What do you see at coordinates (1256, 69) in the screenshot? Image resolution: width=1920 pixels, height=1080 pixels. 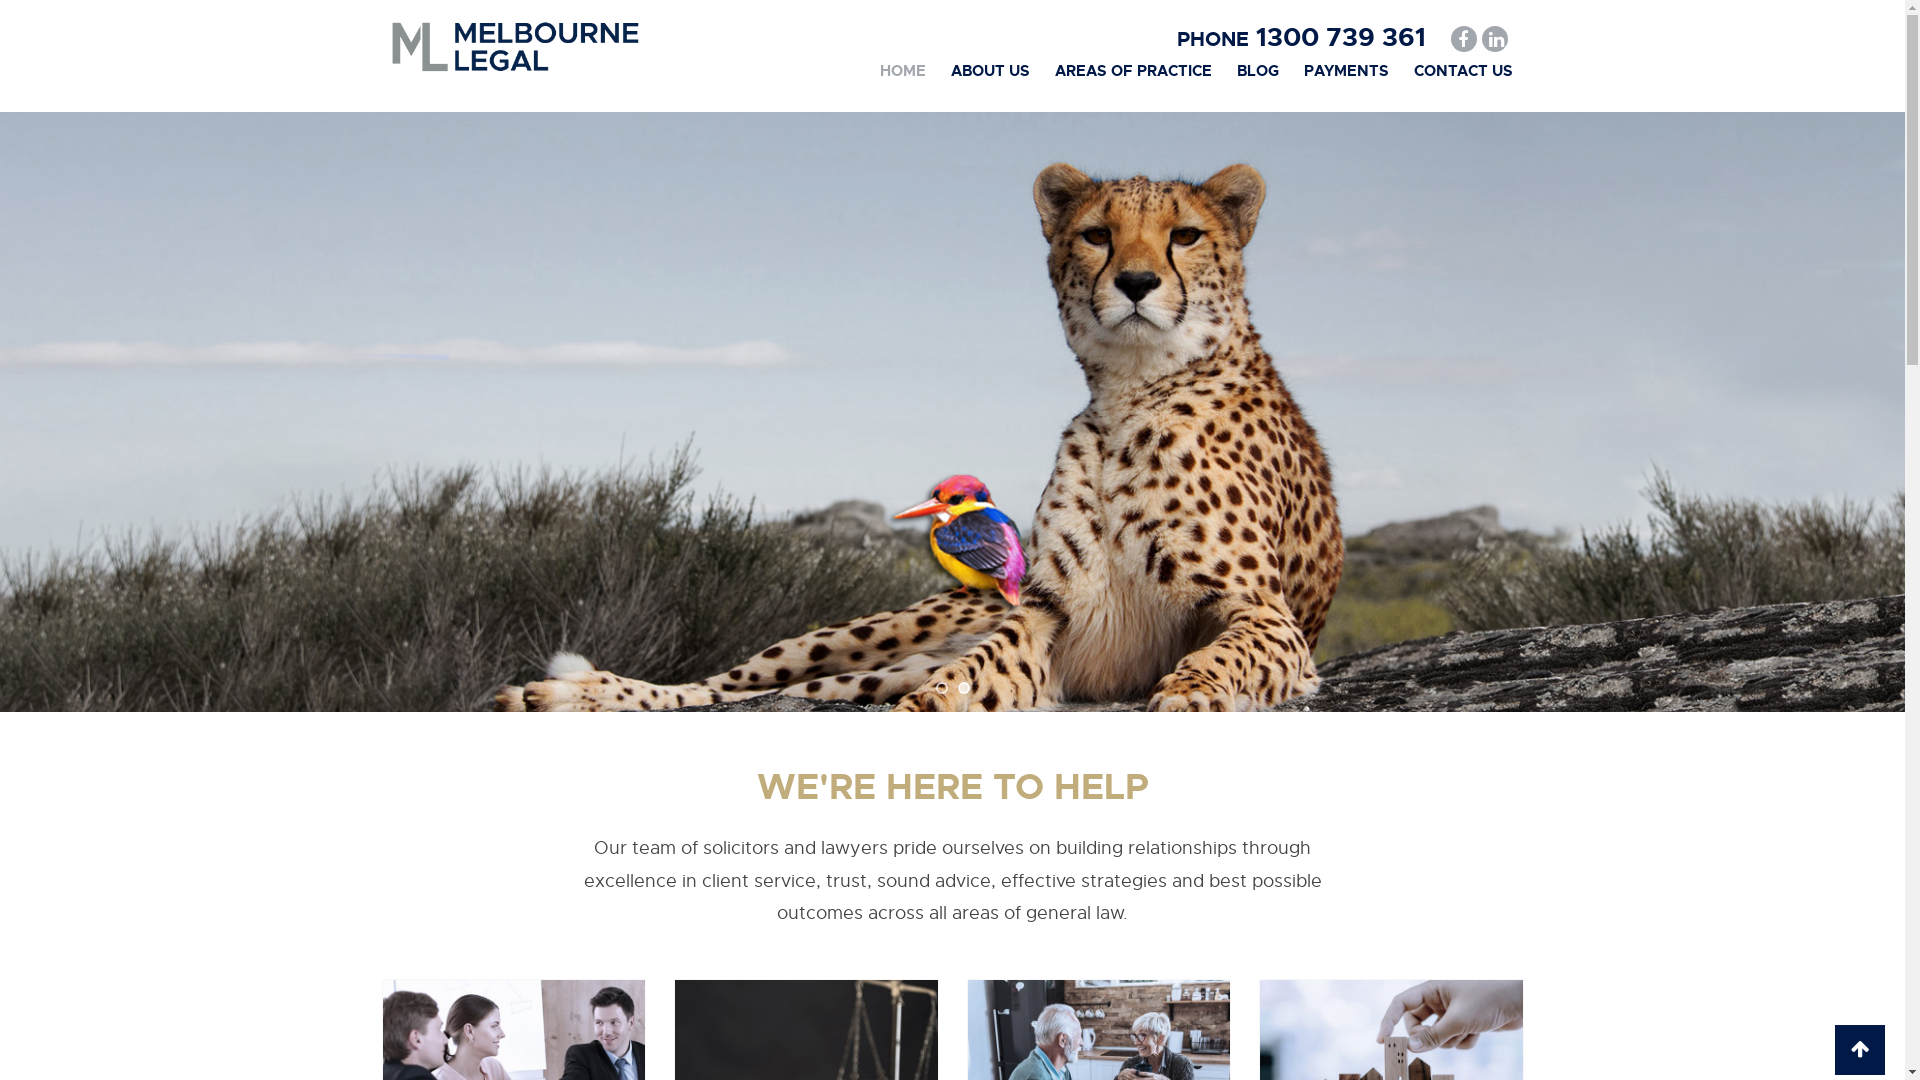 I see `'BLOG'` at bounding box center [1256, 69].